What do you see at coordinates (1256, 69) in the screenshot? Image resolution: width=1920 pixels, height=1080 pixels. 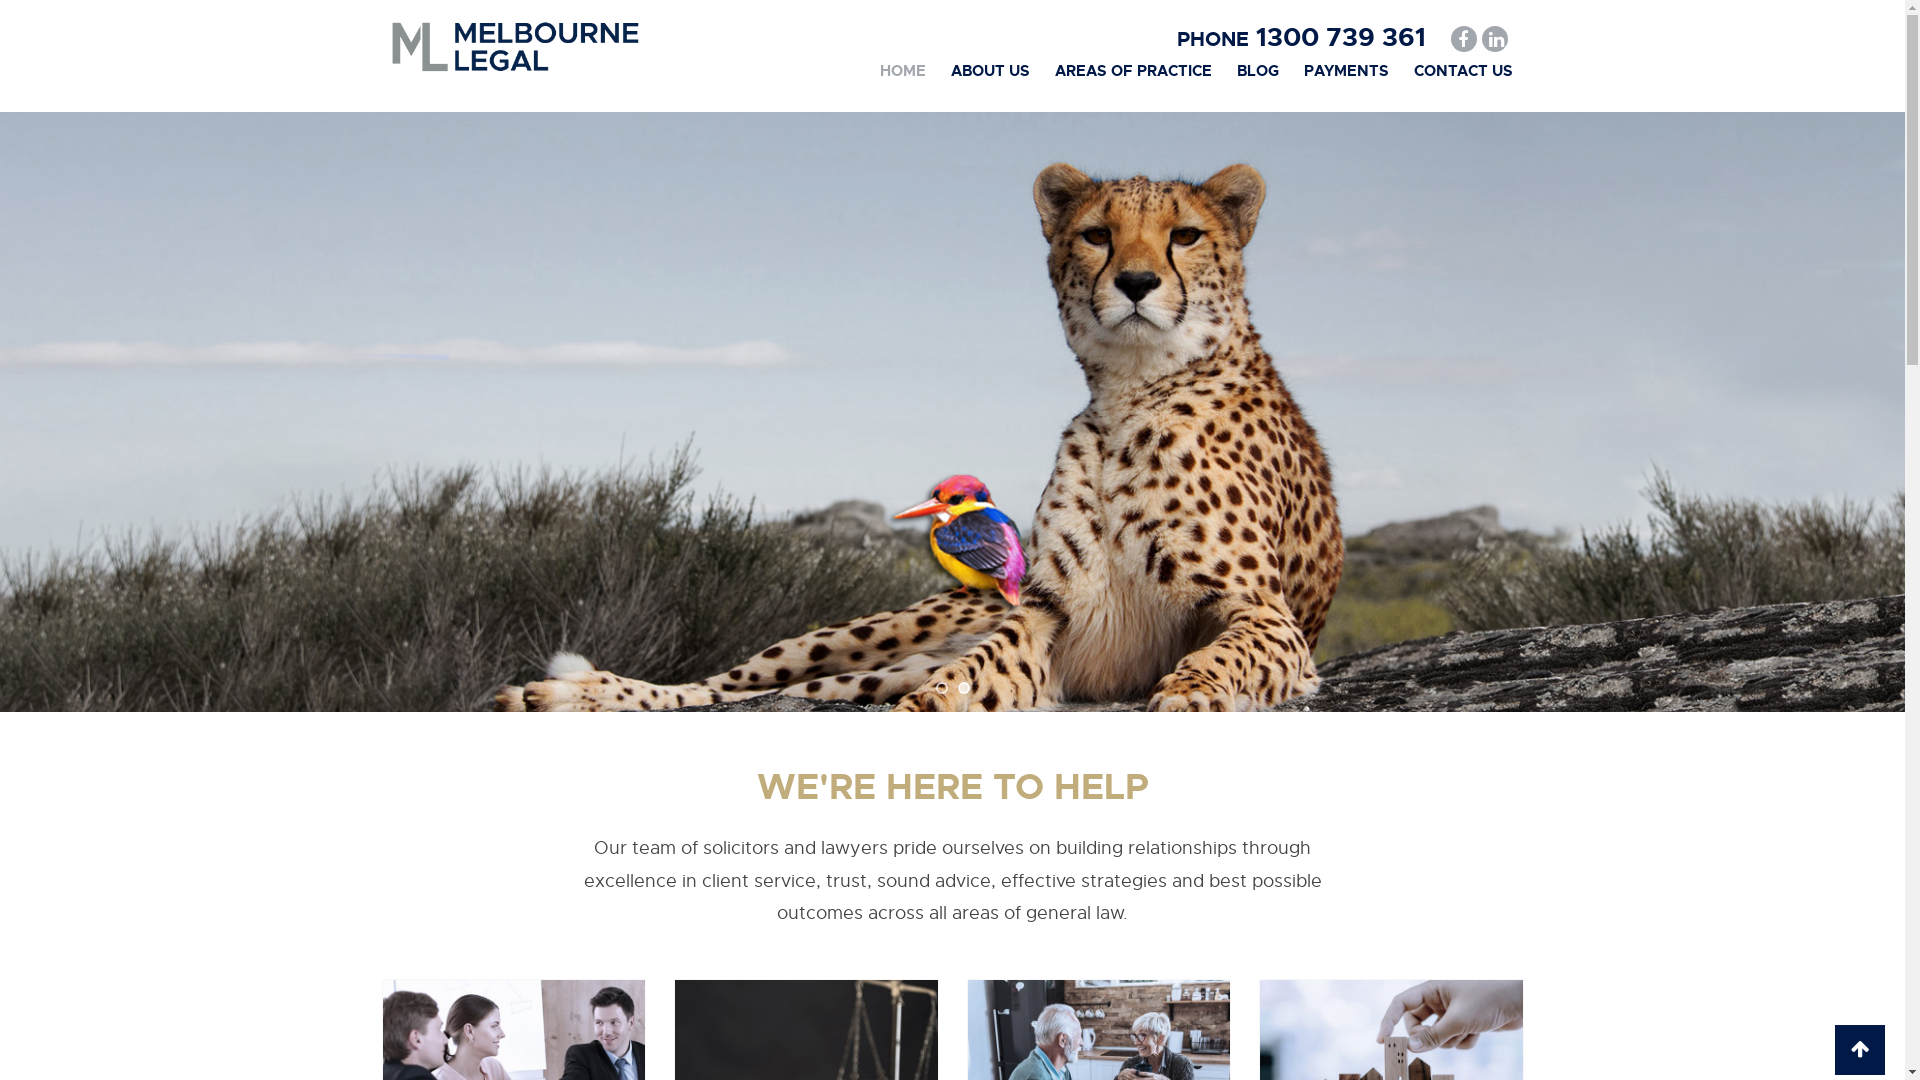 I see `'BLOG'` at bounding box center [1256, 69].